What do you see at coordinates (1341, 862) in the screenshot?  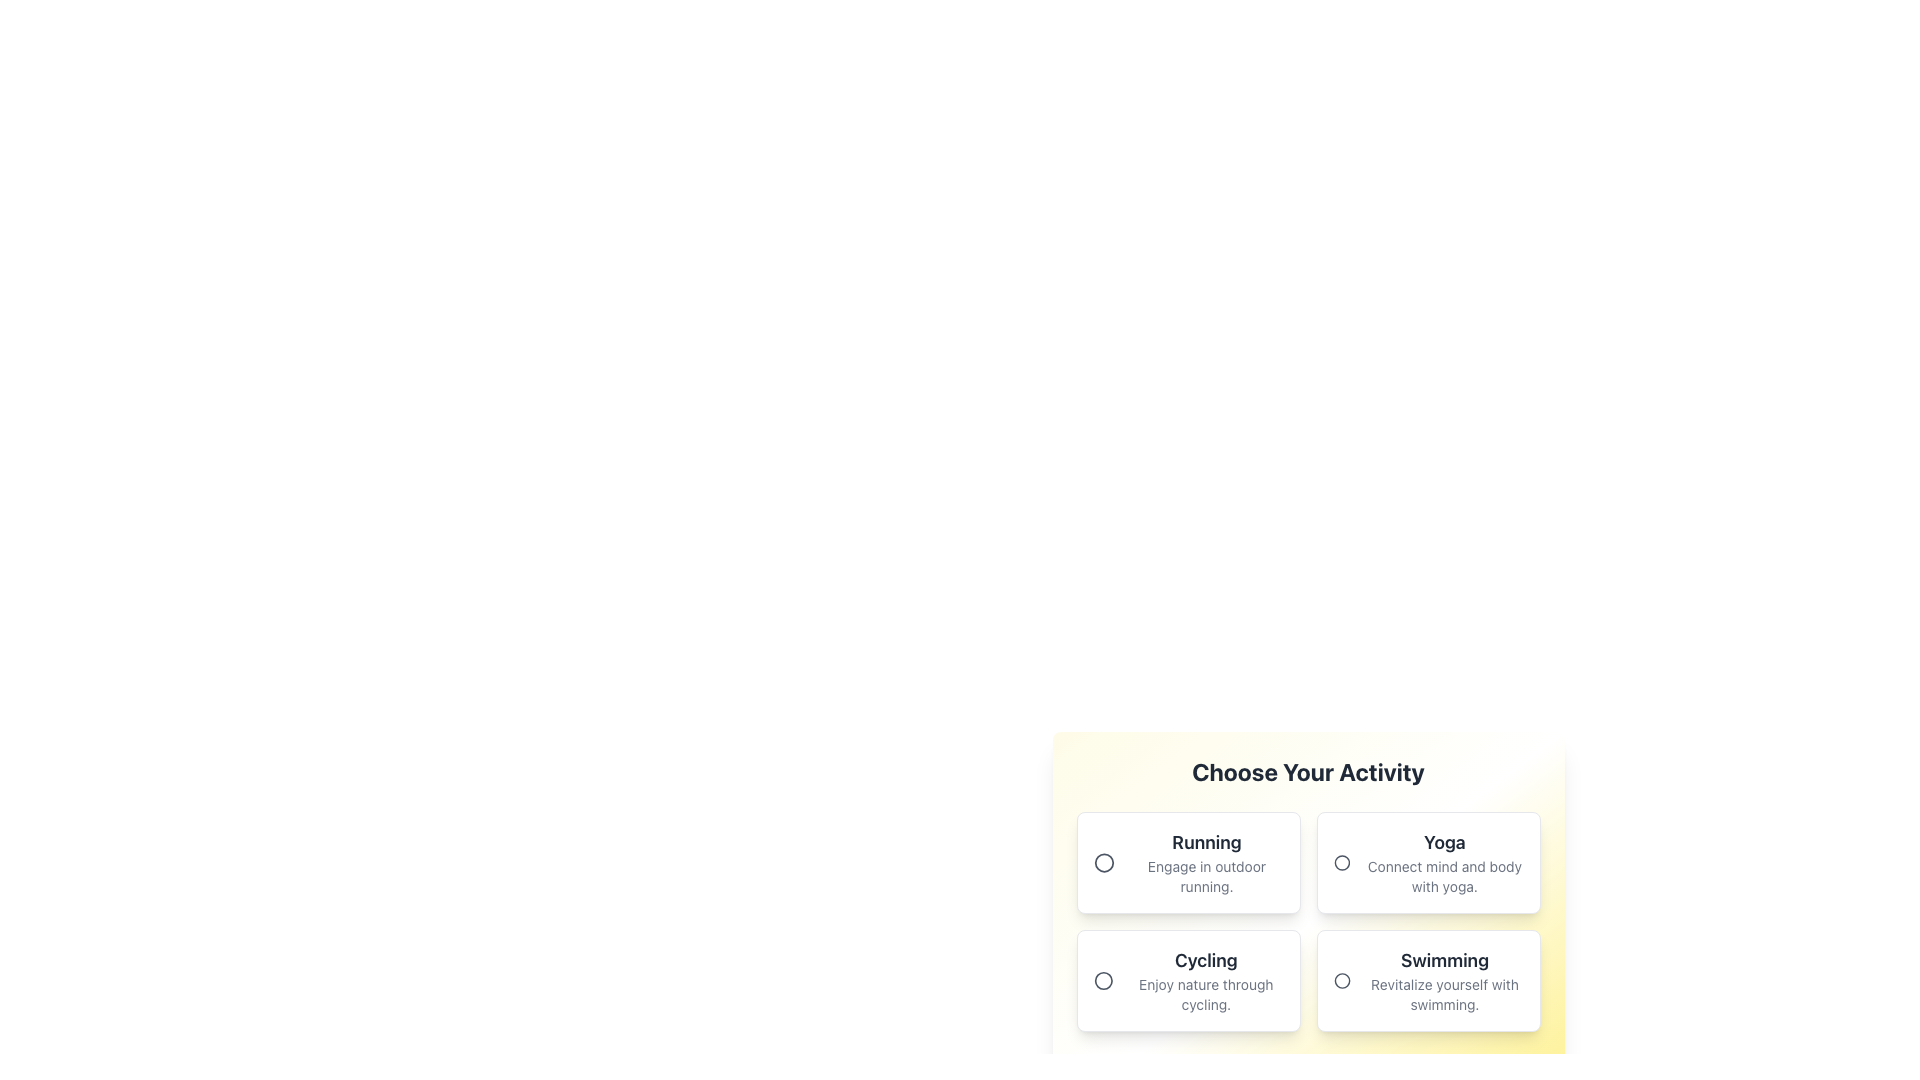 I see `the unselected state indicator (circle icon) located in the Yoga option card within the Choose Your Activity section, positioned at the top-right card among a grid of four cards` at bounding box center [1341, 862].